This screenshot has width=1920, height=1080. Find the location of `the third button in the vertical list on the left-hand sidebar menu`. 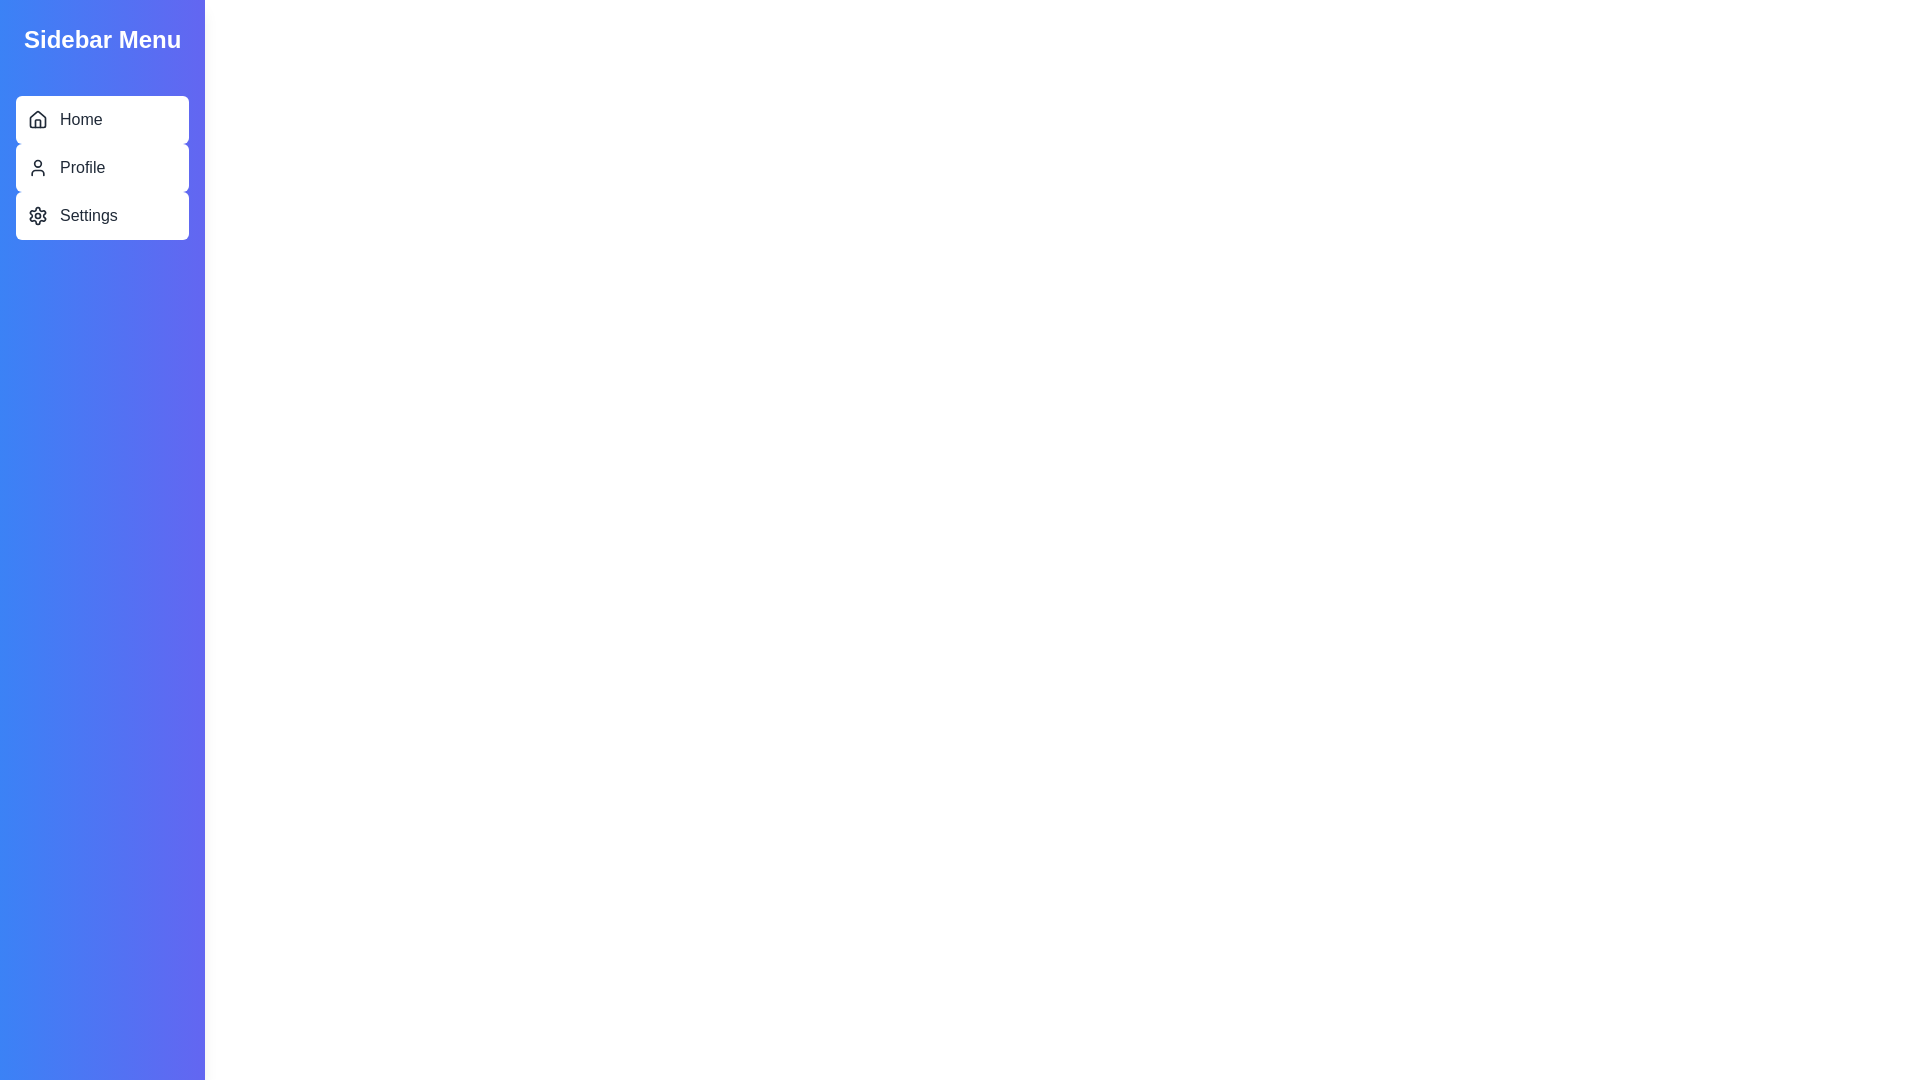

the third button in the vertical list on the left-hand sidebar menu is located at coordinates (101, 216).